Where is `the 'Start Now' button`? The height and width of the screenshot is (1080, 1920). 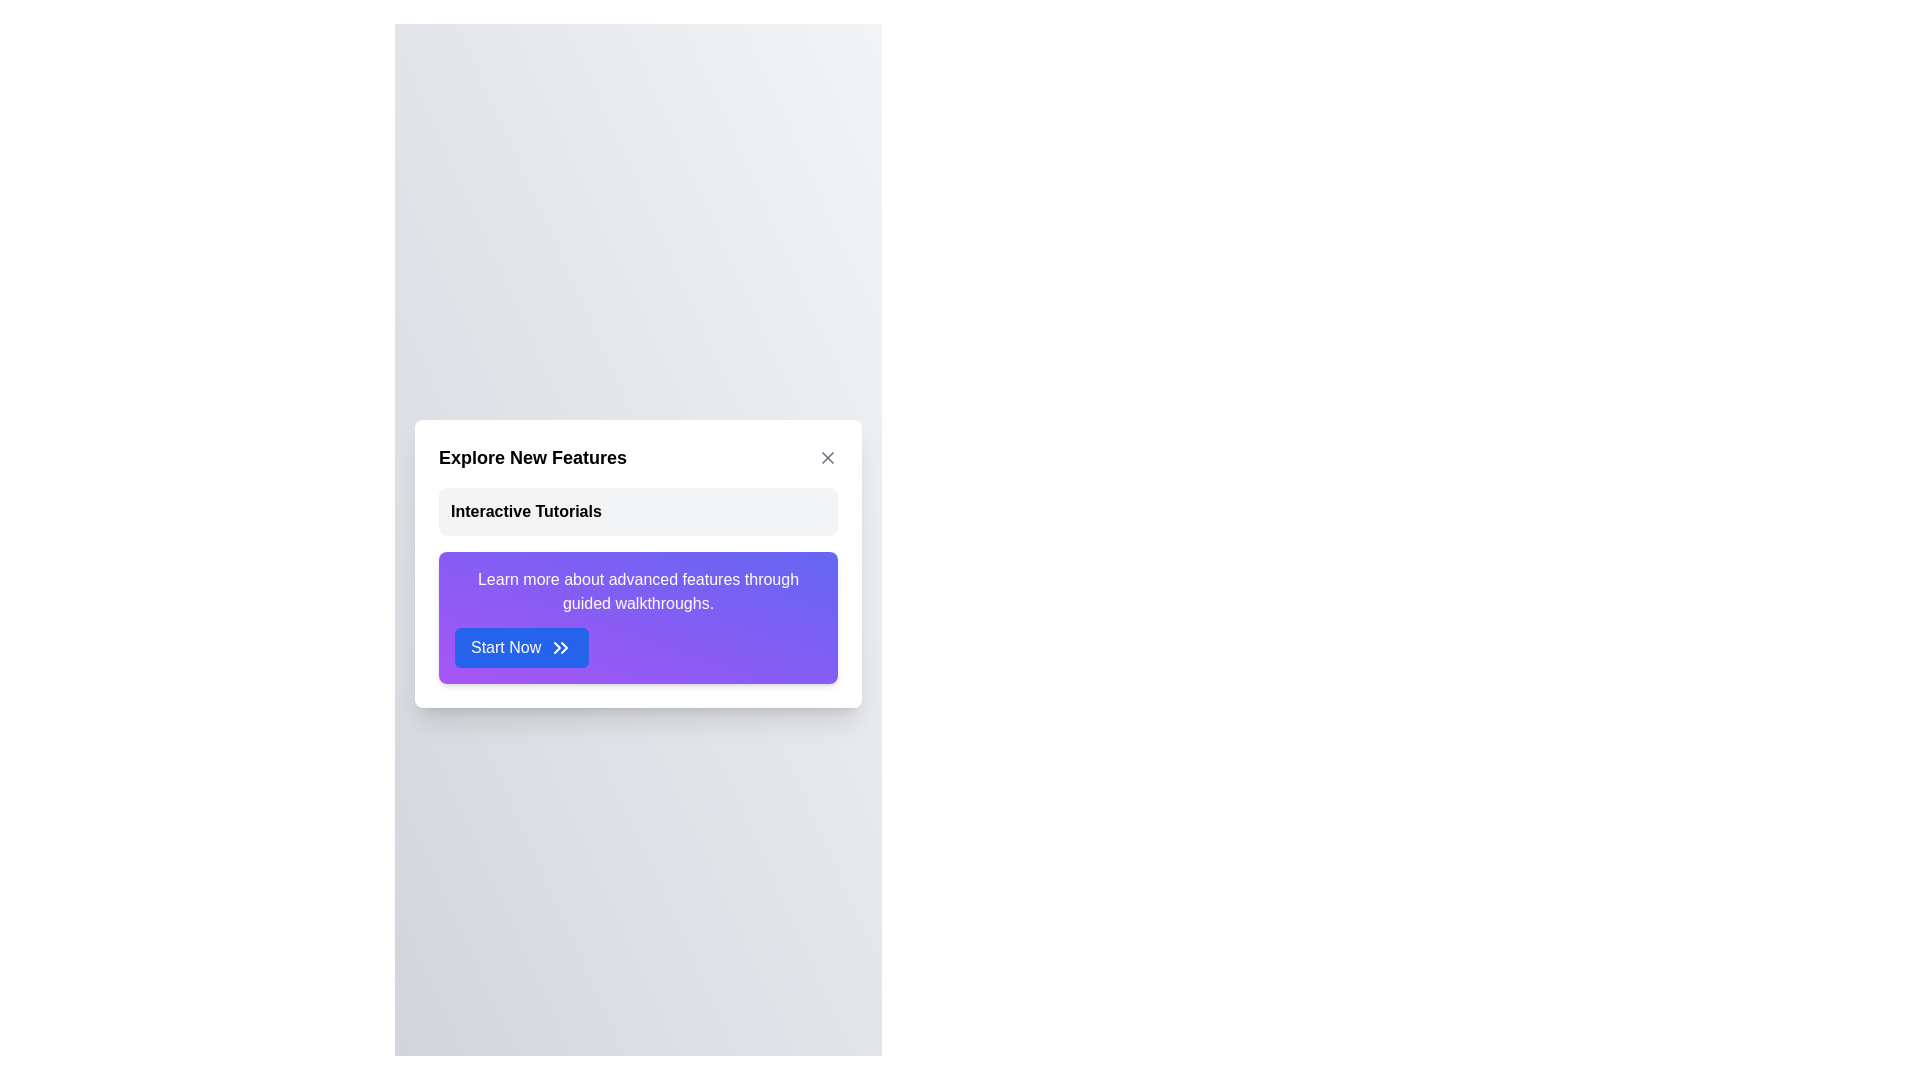 the 'Start Now' button is located at coordinates (560, 648).